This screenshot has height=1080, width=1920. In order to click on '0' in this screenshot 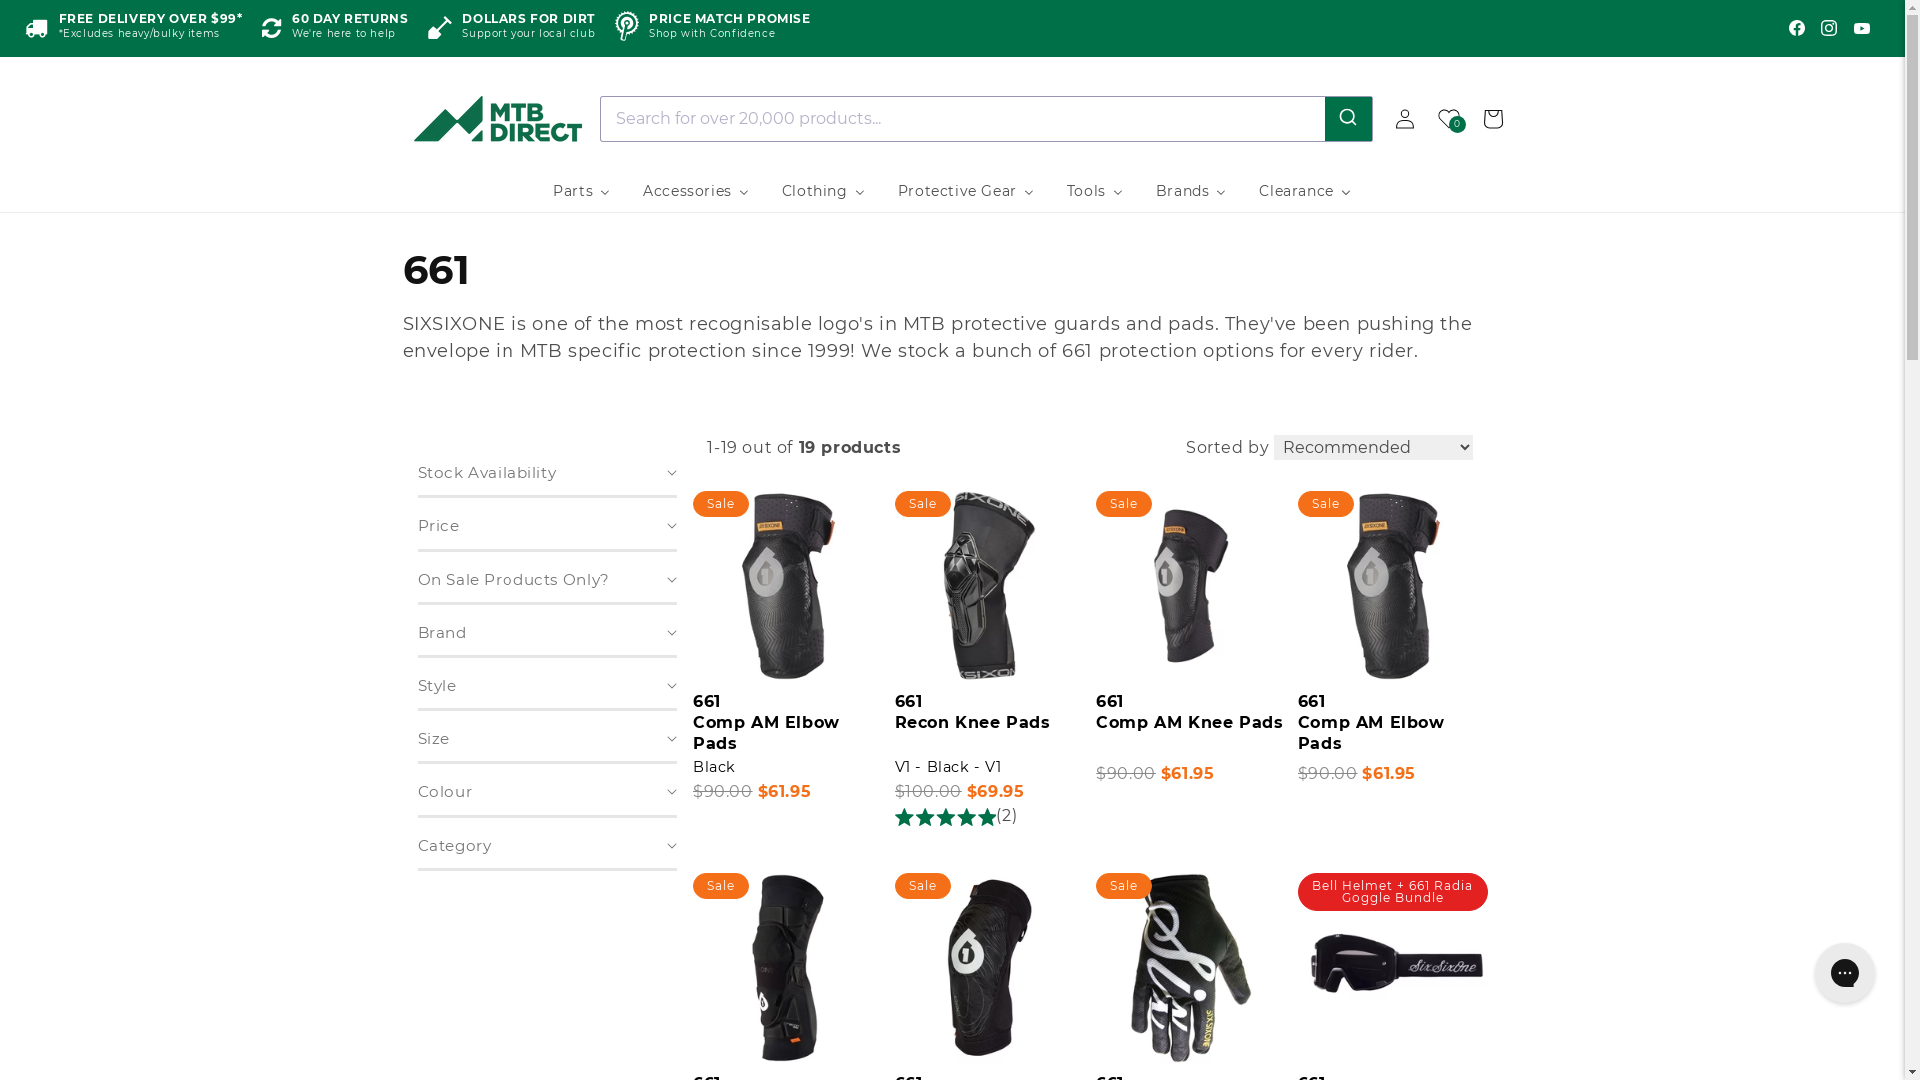, I will do `click(1448, 118)`.